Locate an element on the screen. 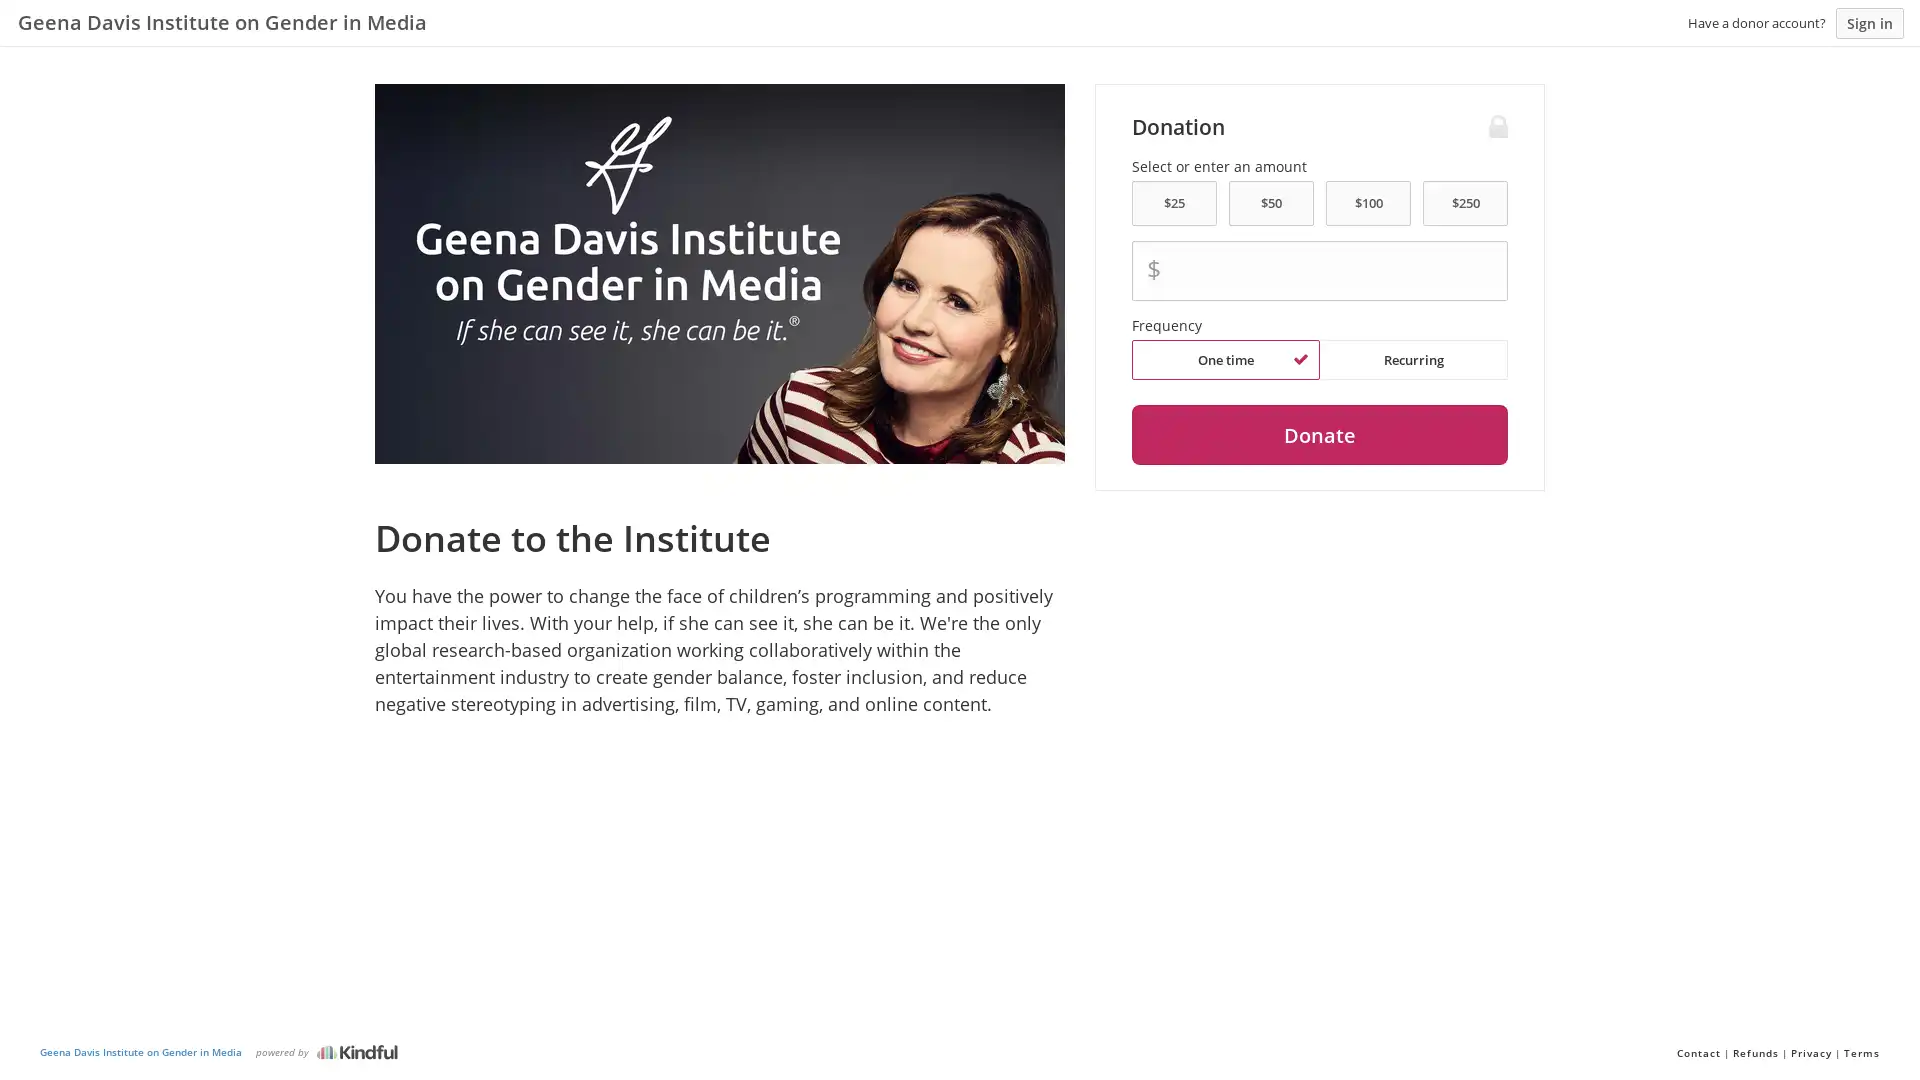 Image resolution: width=1920 pixels, height=1080 pixels. Donate is located at coordinates (1319, 434).